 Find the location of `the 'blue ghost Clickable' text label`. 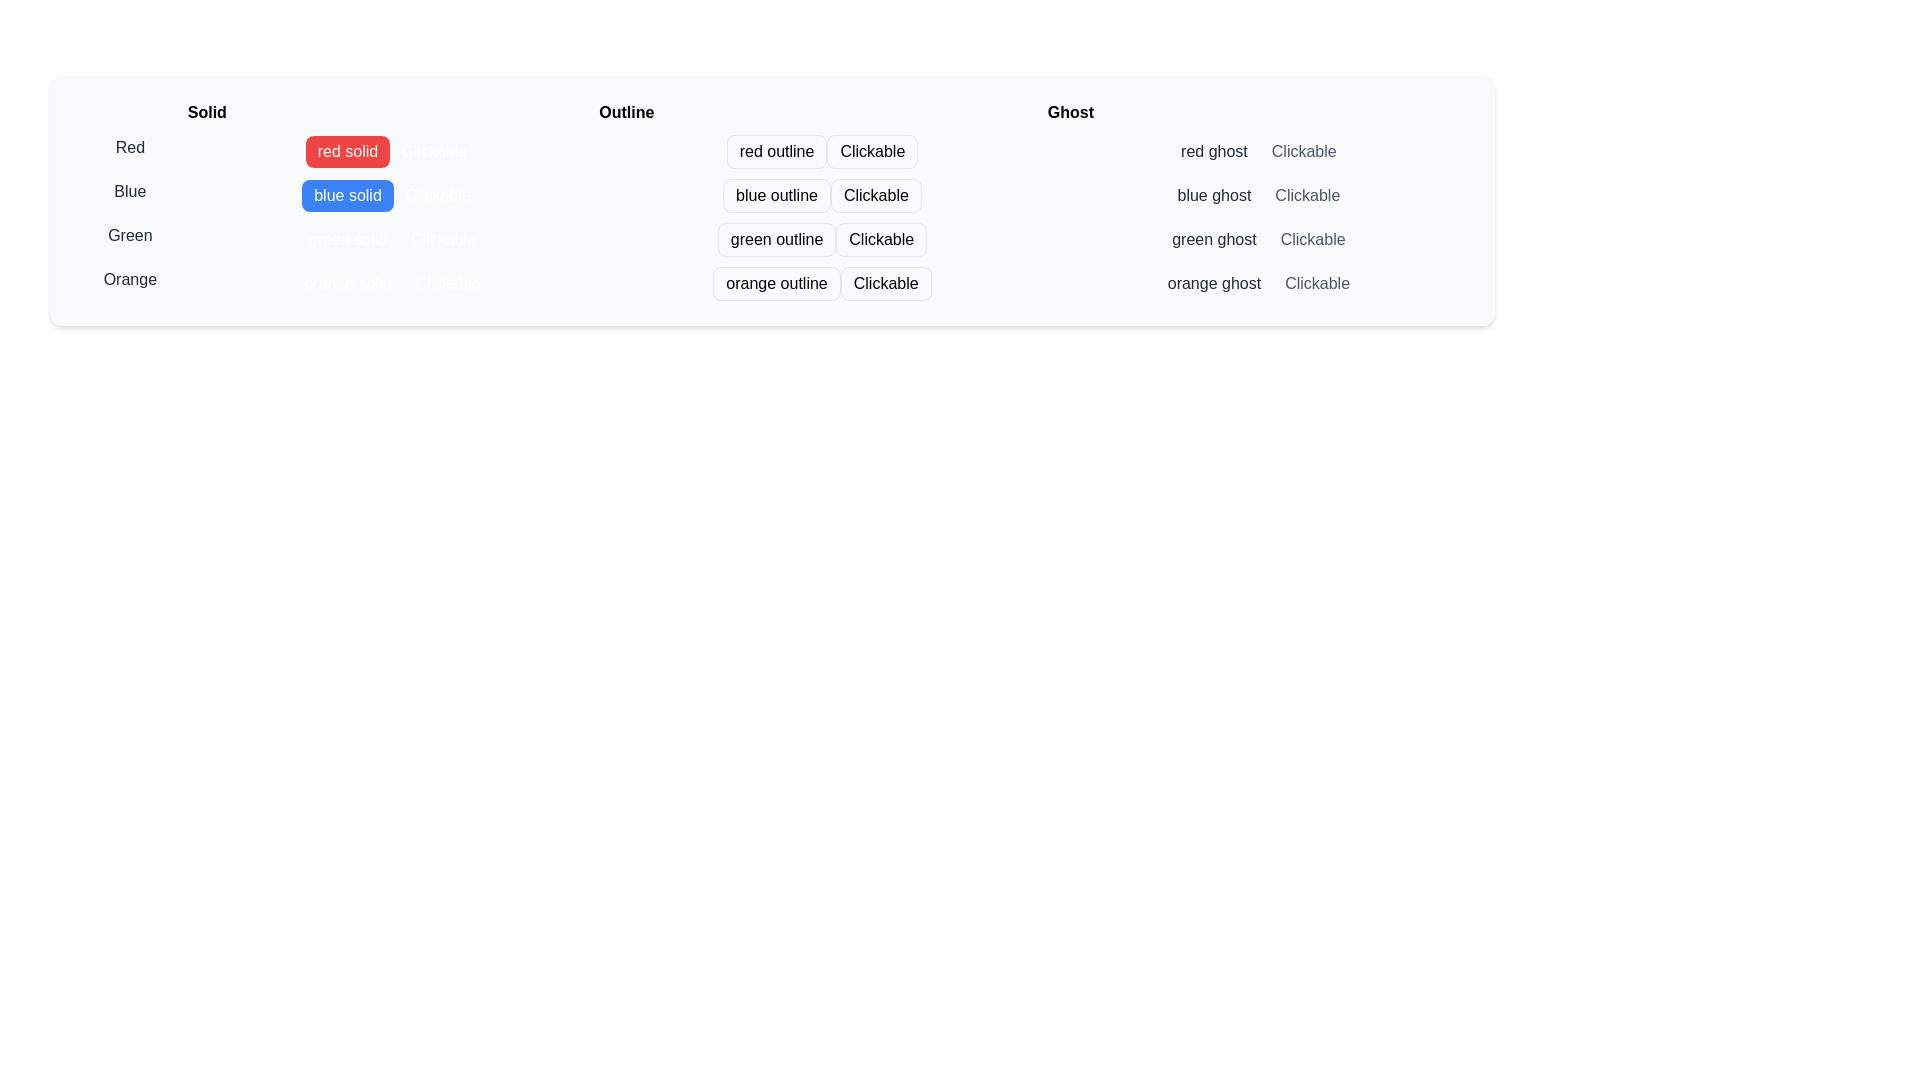

the 'blue ghost Clickable' text label is located at coordinates (1256, 192).